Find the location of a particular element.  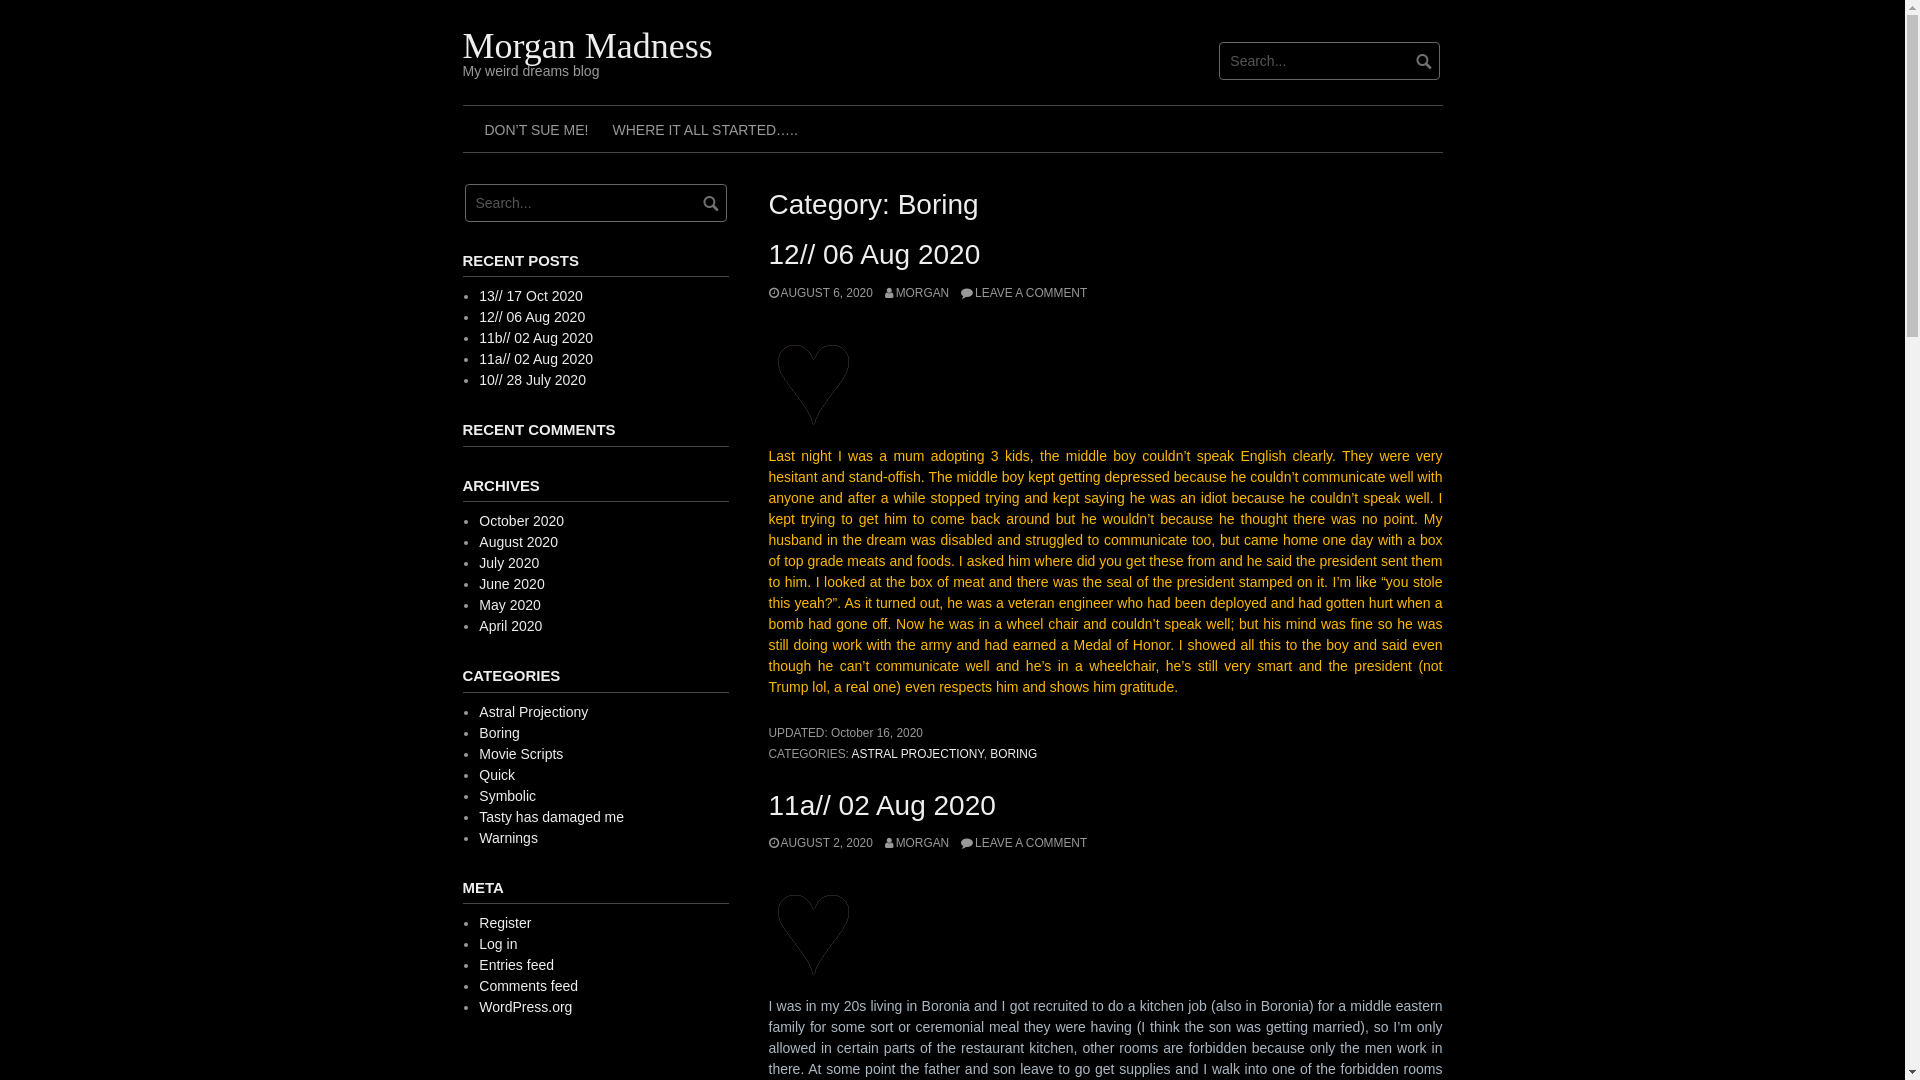

'Boring' is located at coordinates (478, 732).